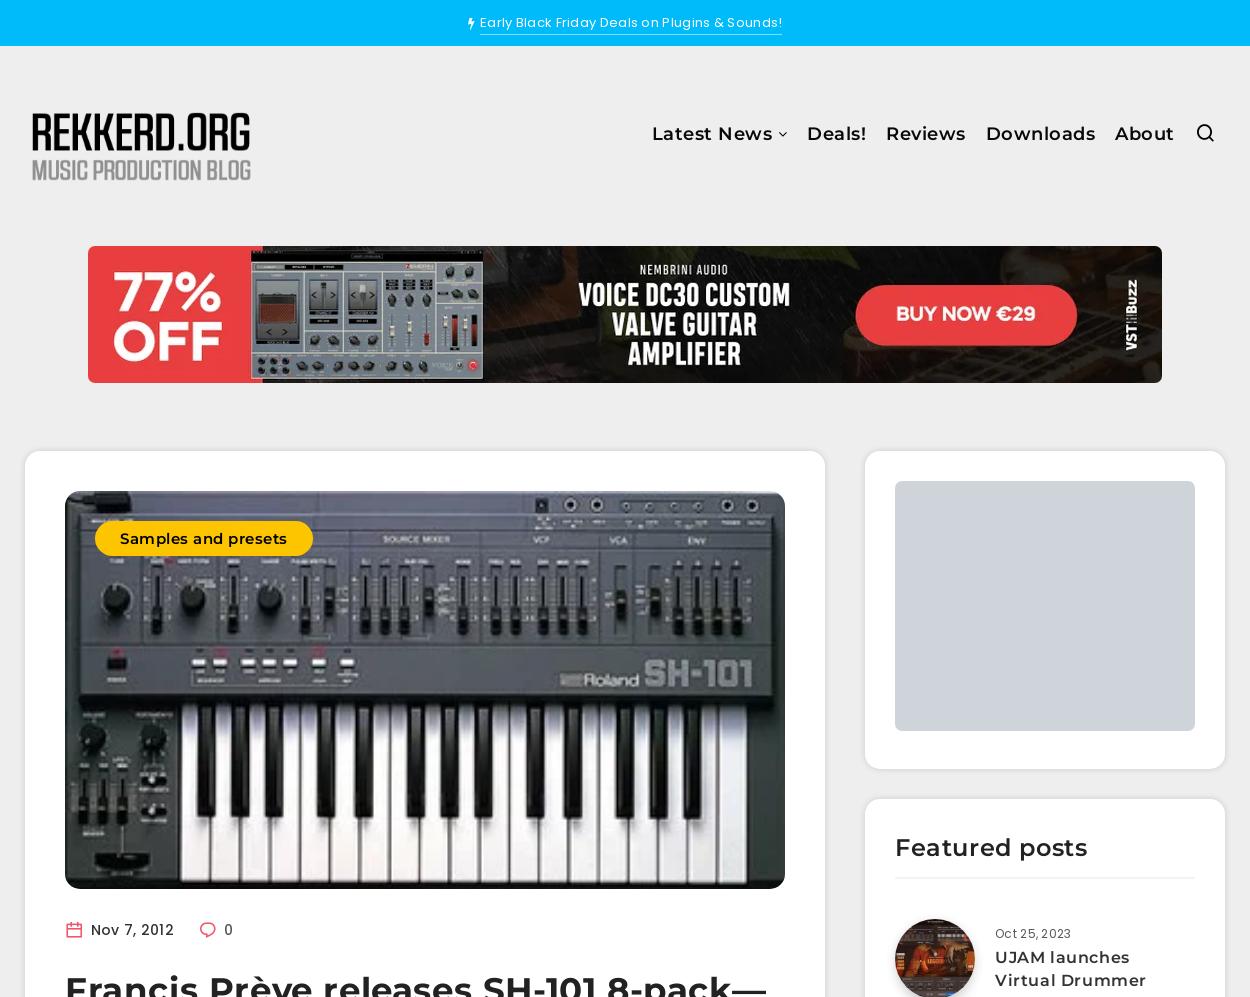  What do you see at coordinates (630, 22) in the screenshot?
I see `'Early Black Friday Deals on Plugins & Sounds!'` at bounding box center [630, 22].